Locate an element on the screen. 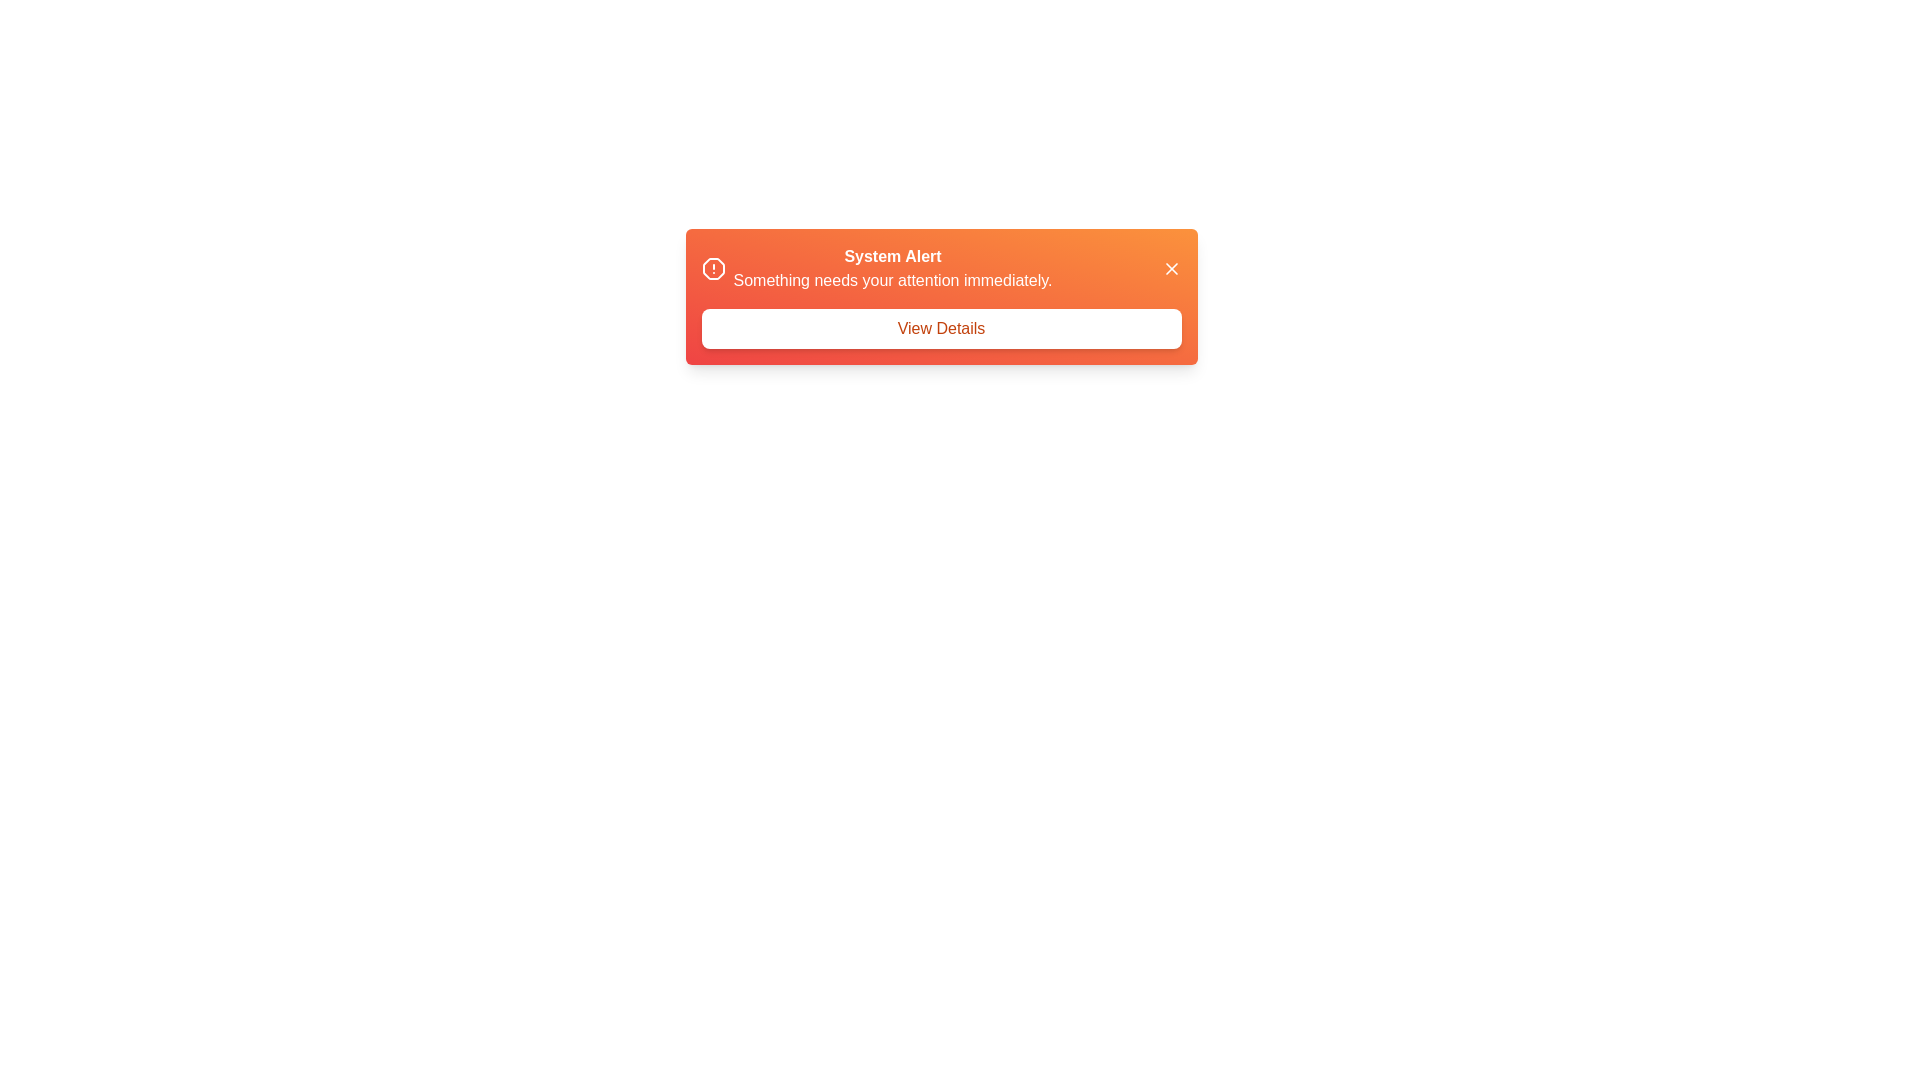  the textual information display element, which conveys a critical alert message and is centrally positioned in the top half of the alert box, to the right of the alert icon and above the 'View Details' button is located at coordinates (891, 268).